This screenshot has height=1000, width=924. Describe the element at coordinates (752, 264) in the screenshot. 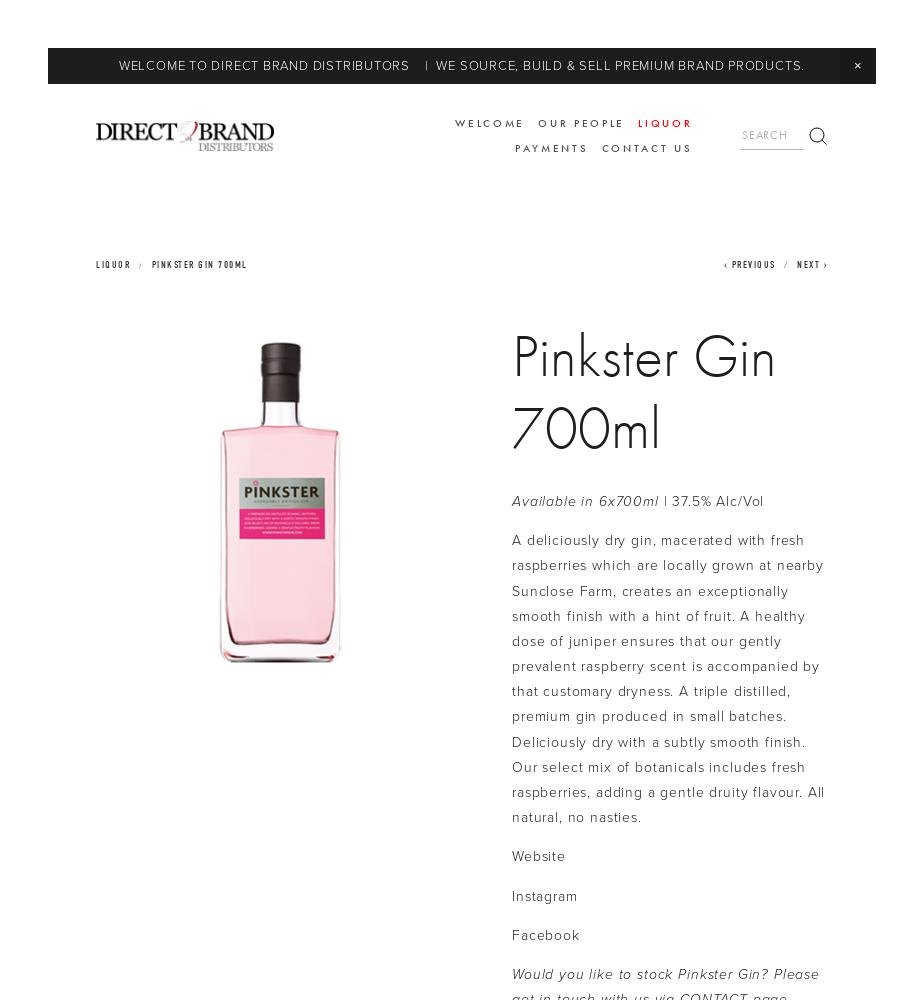

I see `'Previous'` at that location.